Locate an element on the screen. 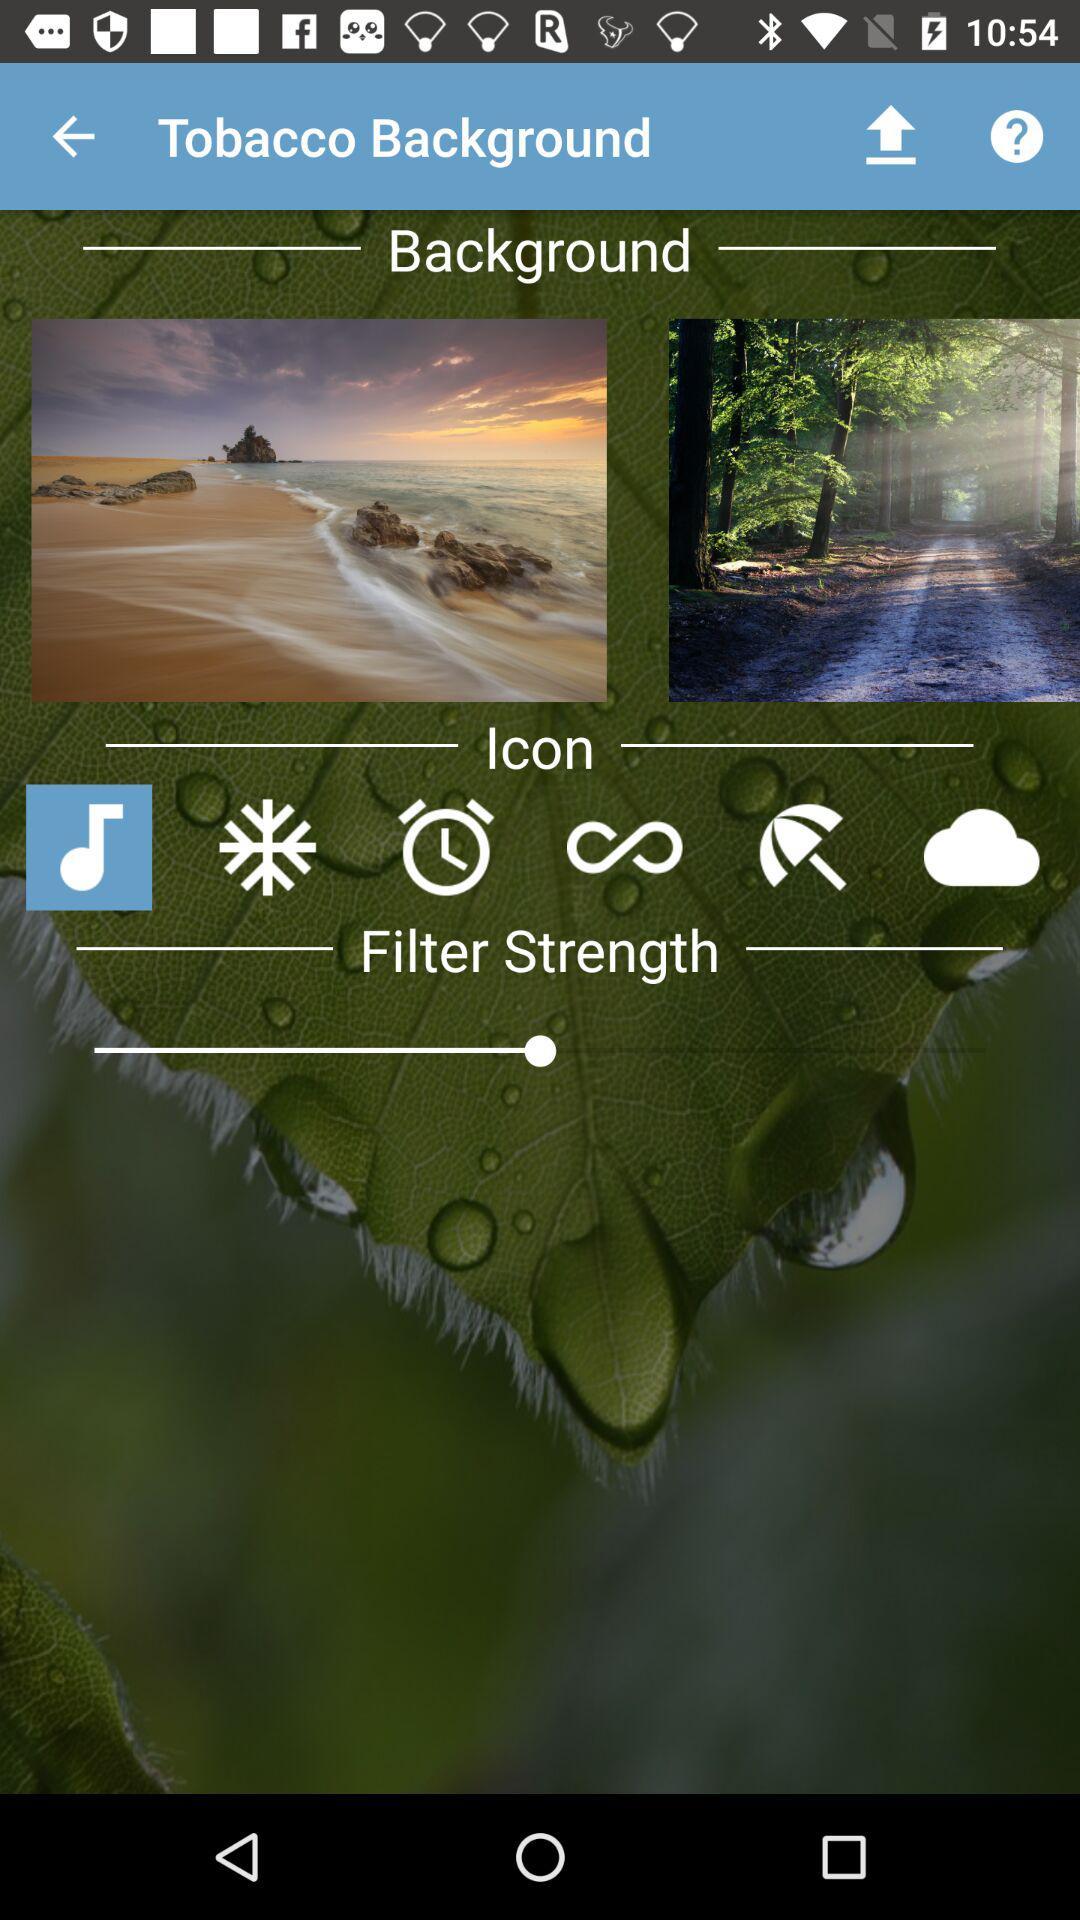 The width and height of the screenshot is (1080, 1920). app to the left of the tobacco background is located at coordinates (72, 135).